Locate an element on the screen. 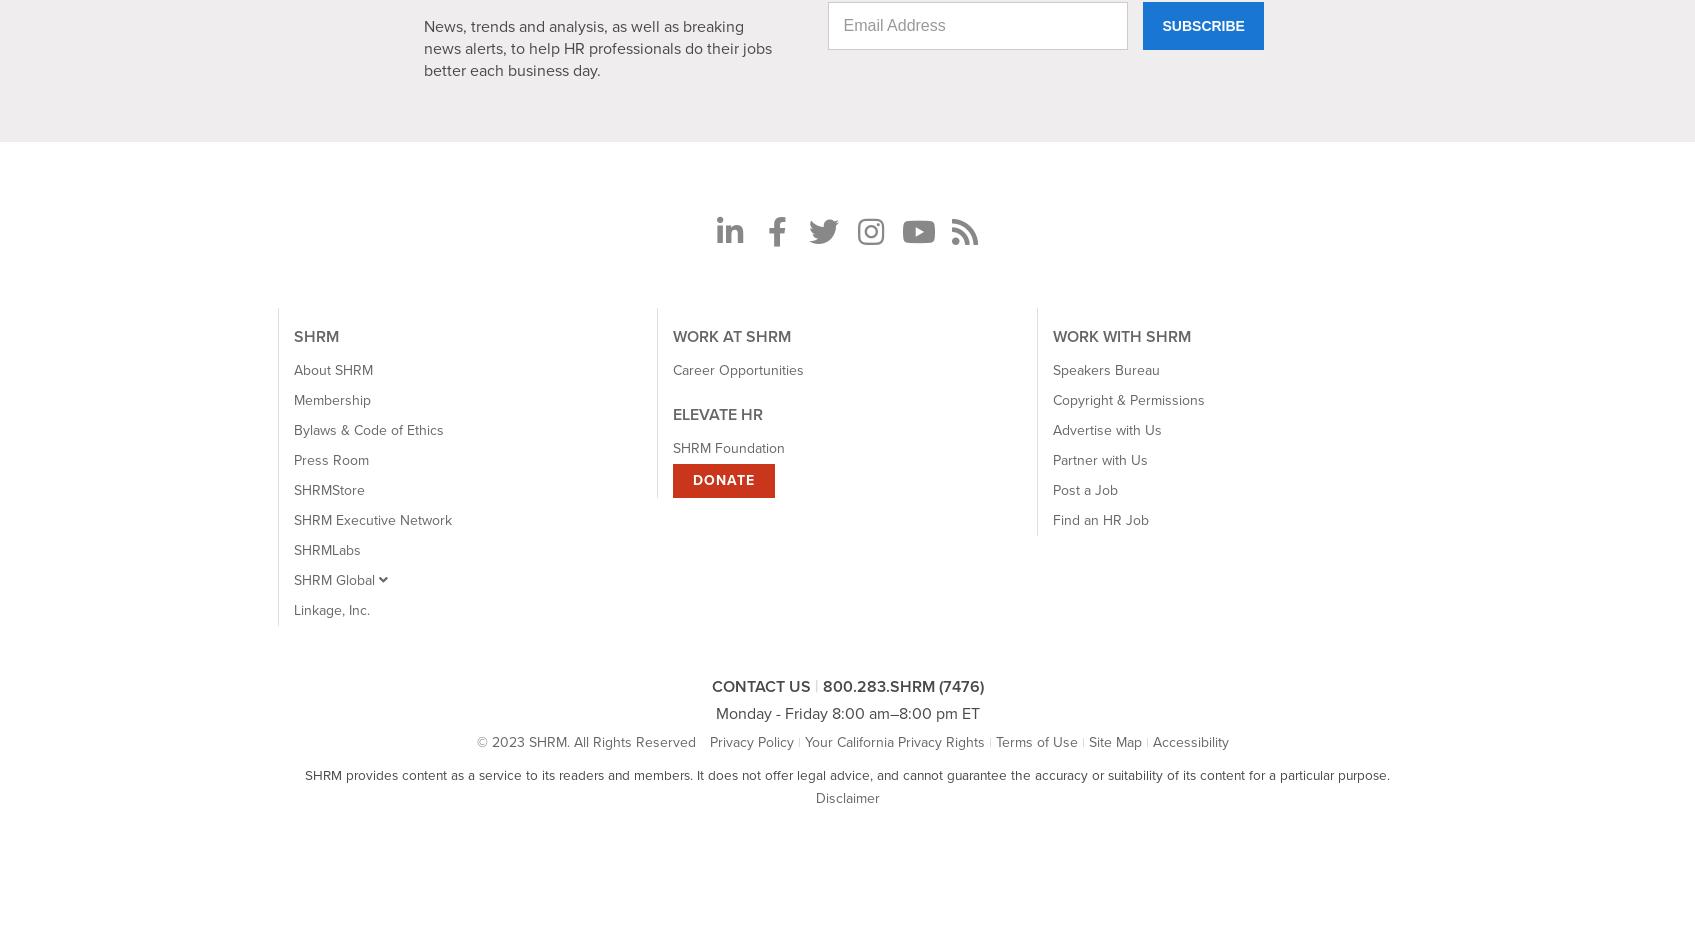 The height and width of the screenshot is (926, 1695). 'Disclaimer' is located at coordinates (814, 797).